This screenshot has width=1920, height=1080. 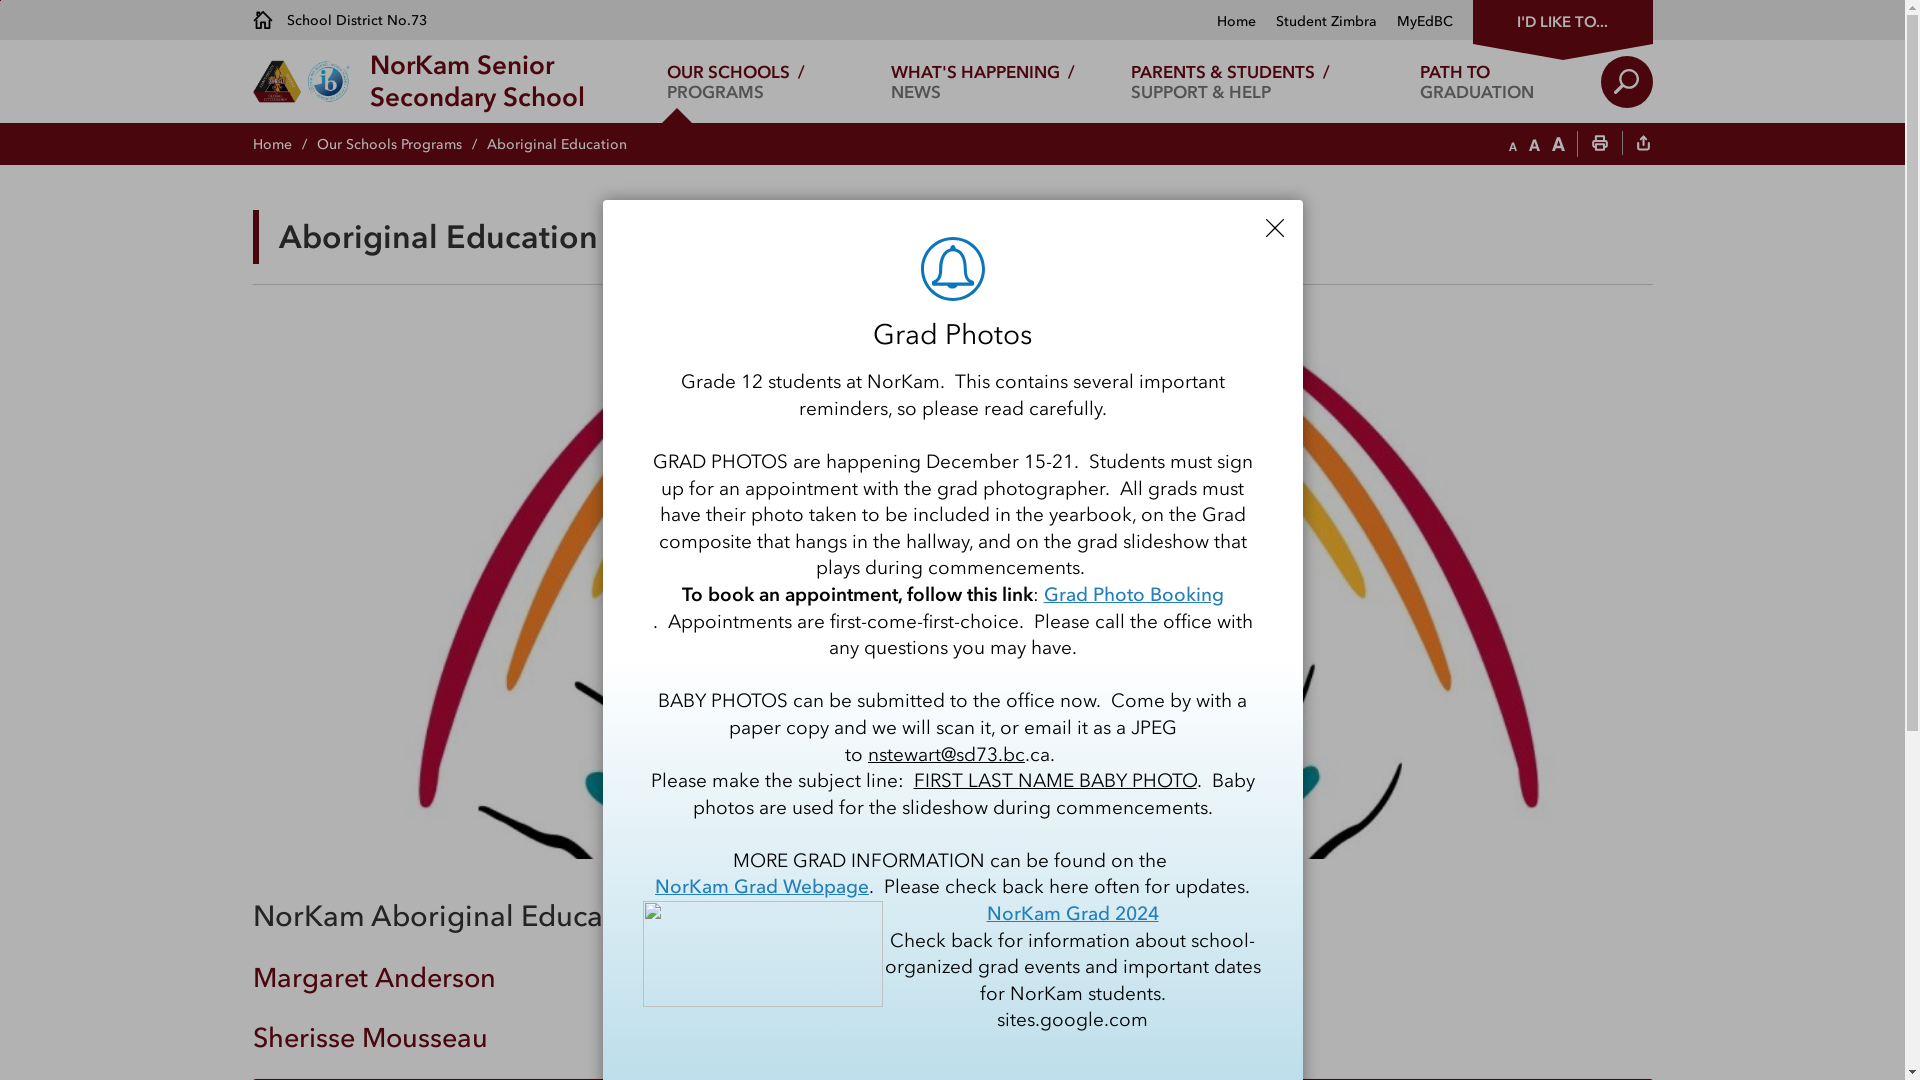 What do you see at coordinates (1532, 144) in the screenshot?
I see `'Default text size'` at bounding box center [1532, 144].